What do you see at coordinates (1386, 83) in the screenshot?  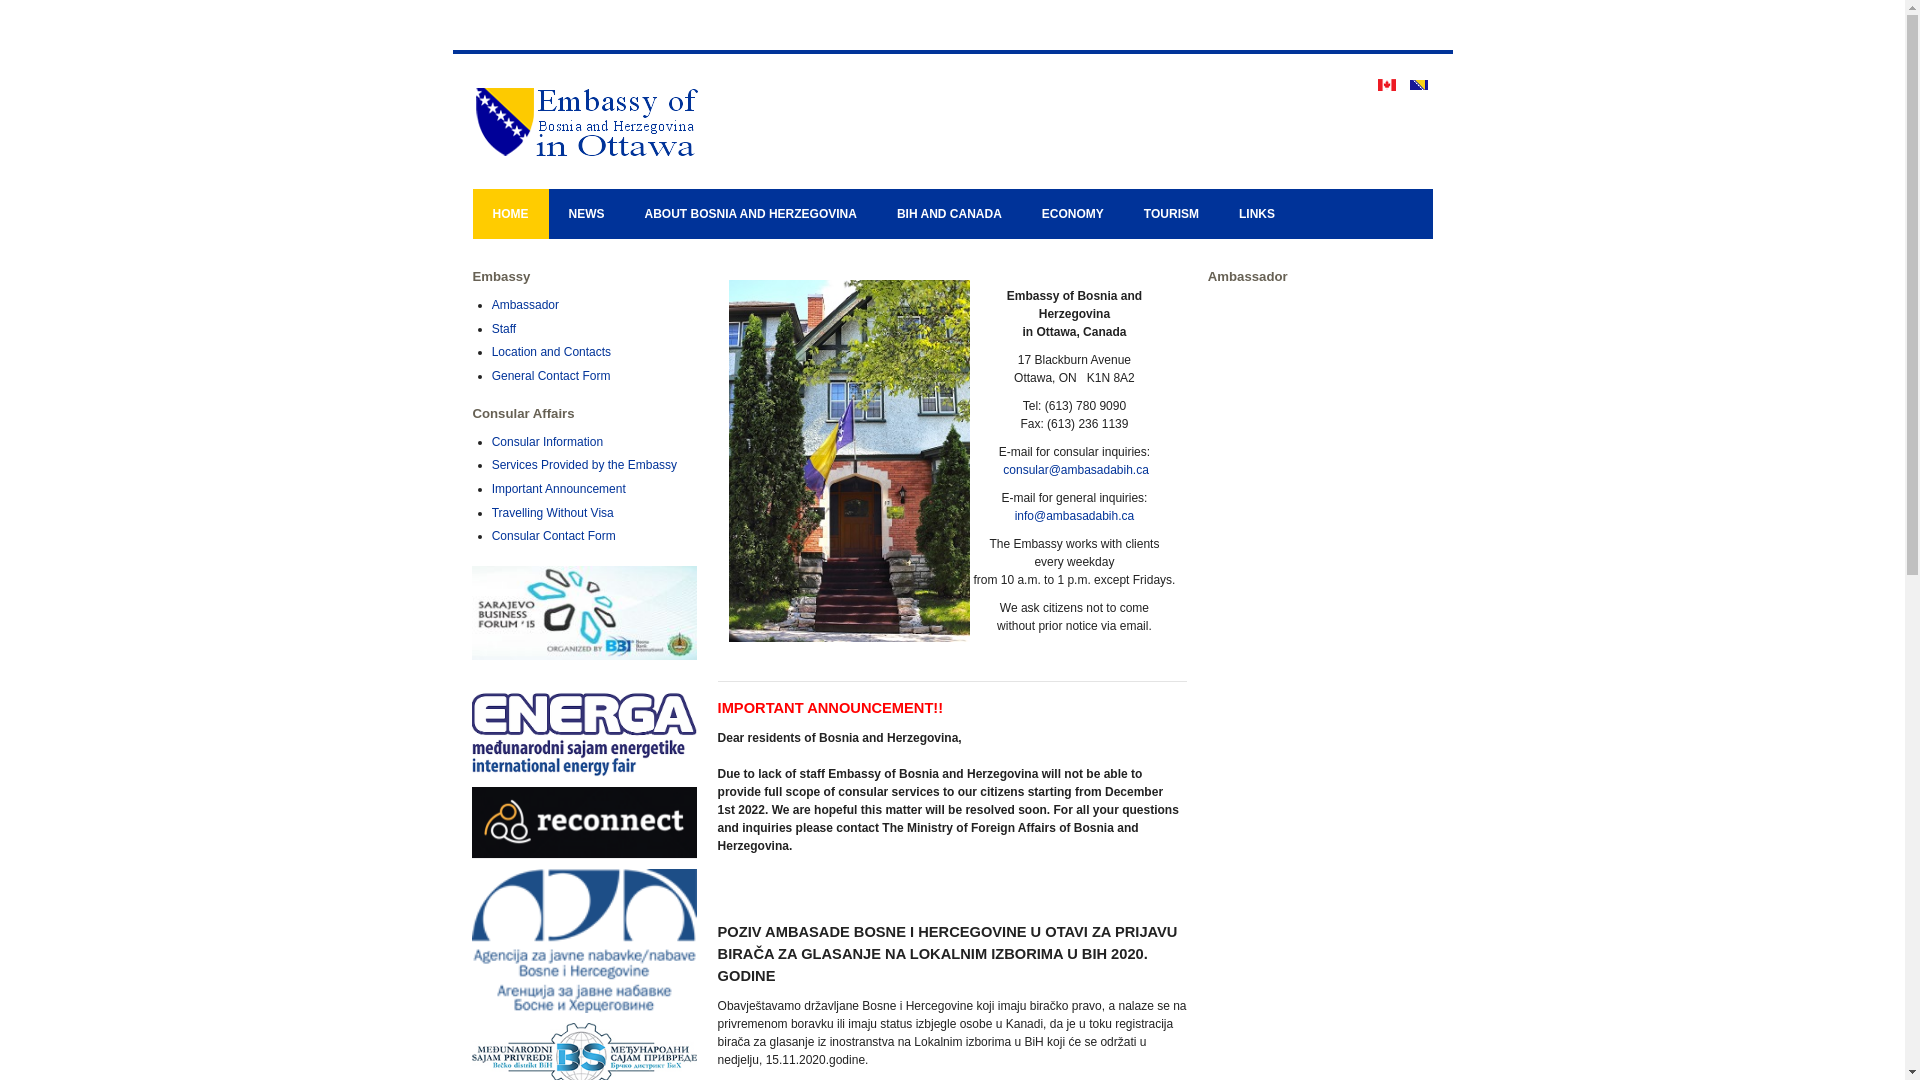 I see `'English (CA)'` at bounding box center [1386, 83].